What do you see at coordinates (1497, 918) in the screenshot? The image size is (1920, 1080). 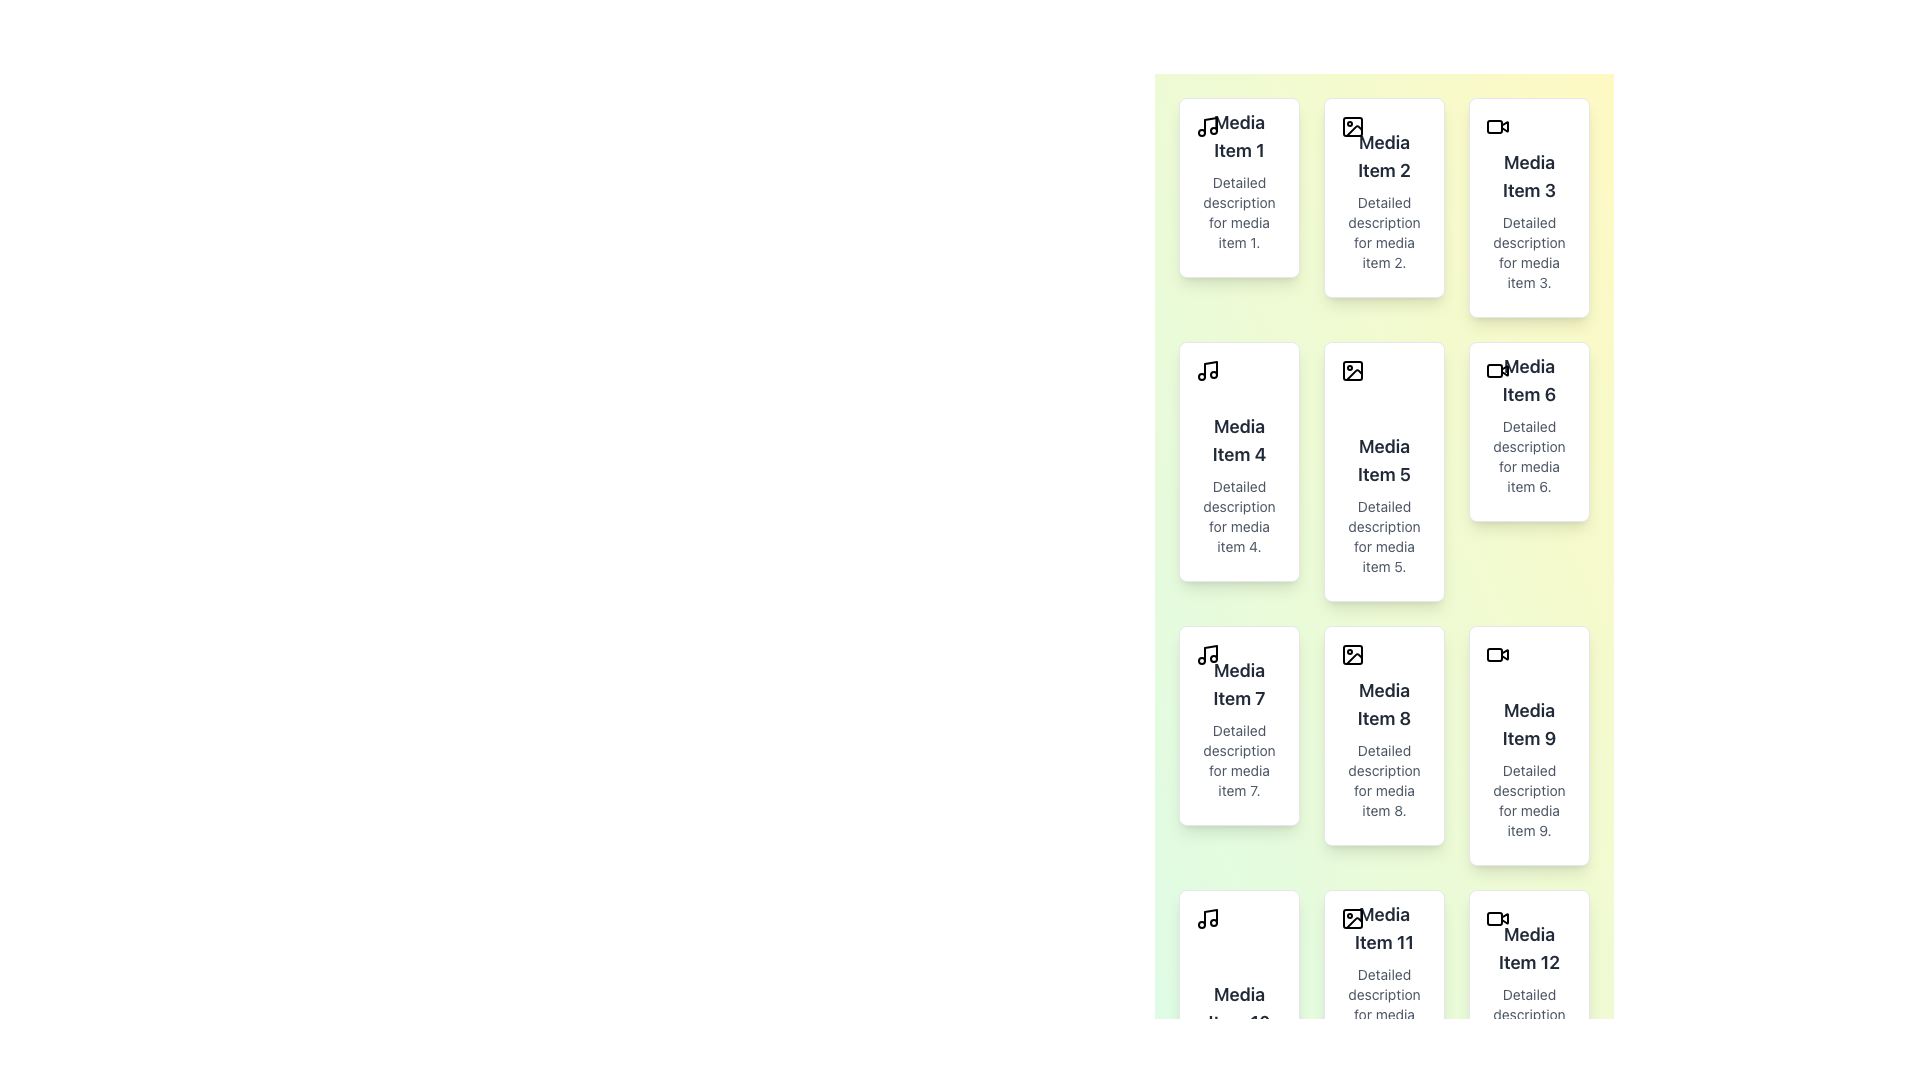 I see `the video camera icon located at the top-left corner of 'Media Item 12' card in the bottom-right corner of the grid layout` at bounding box center [1497, 918].